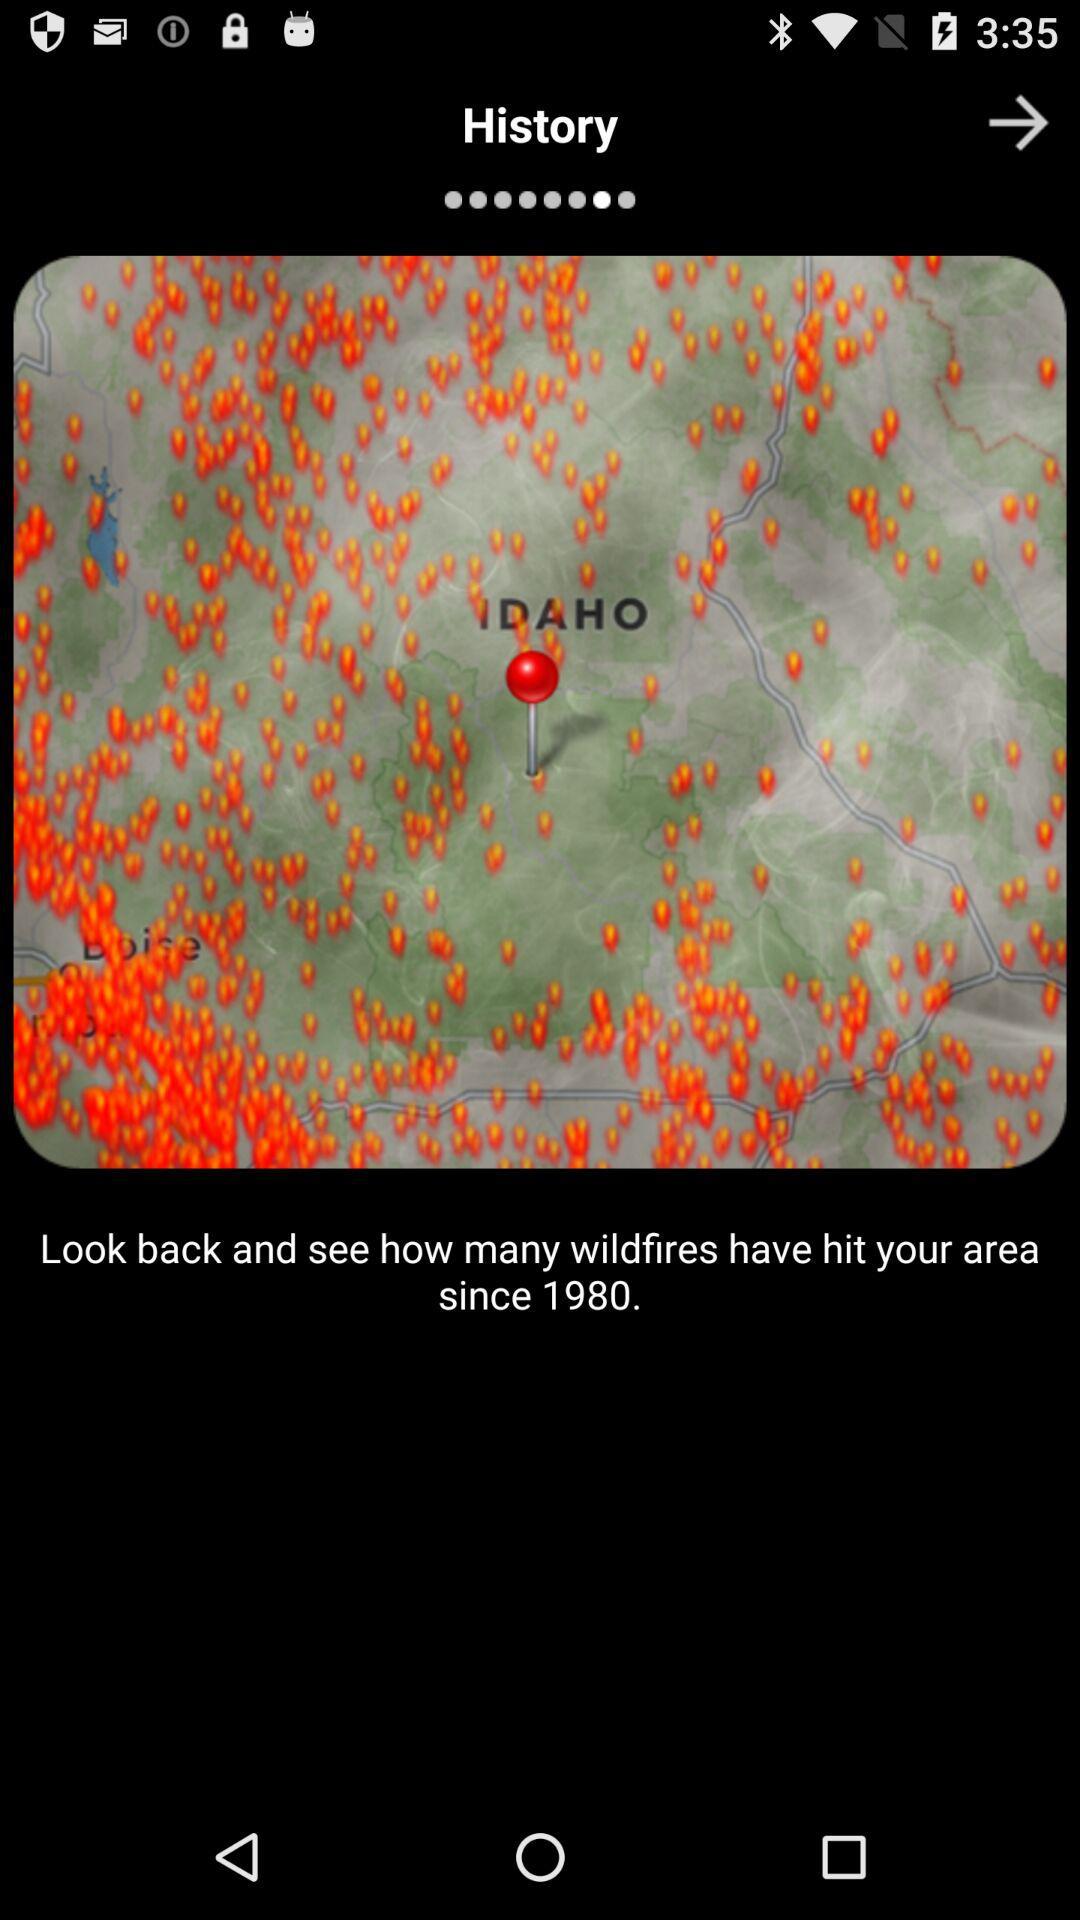 Image resolution: width=1080 pixels, height=1920 pixels. I want to click on next page, so click(1018, 121).